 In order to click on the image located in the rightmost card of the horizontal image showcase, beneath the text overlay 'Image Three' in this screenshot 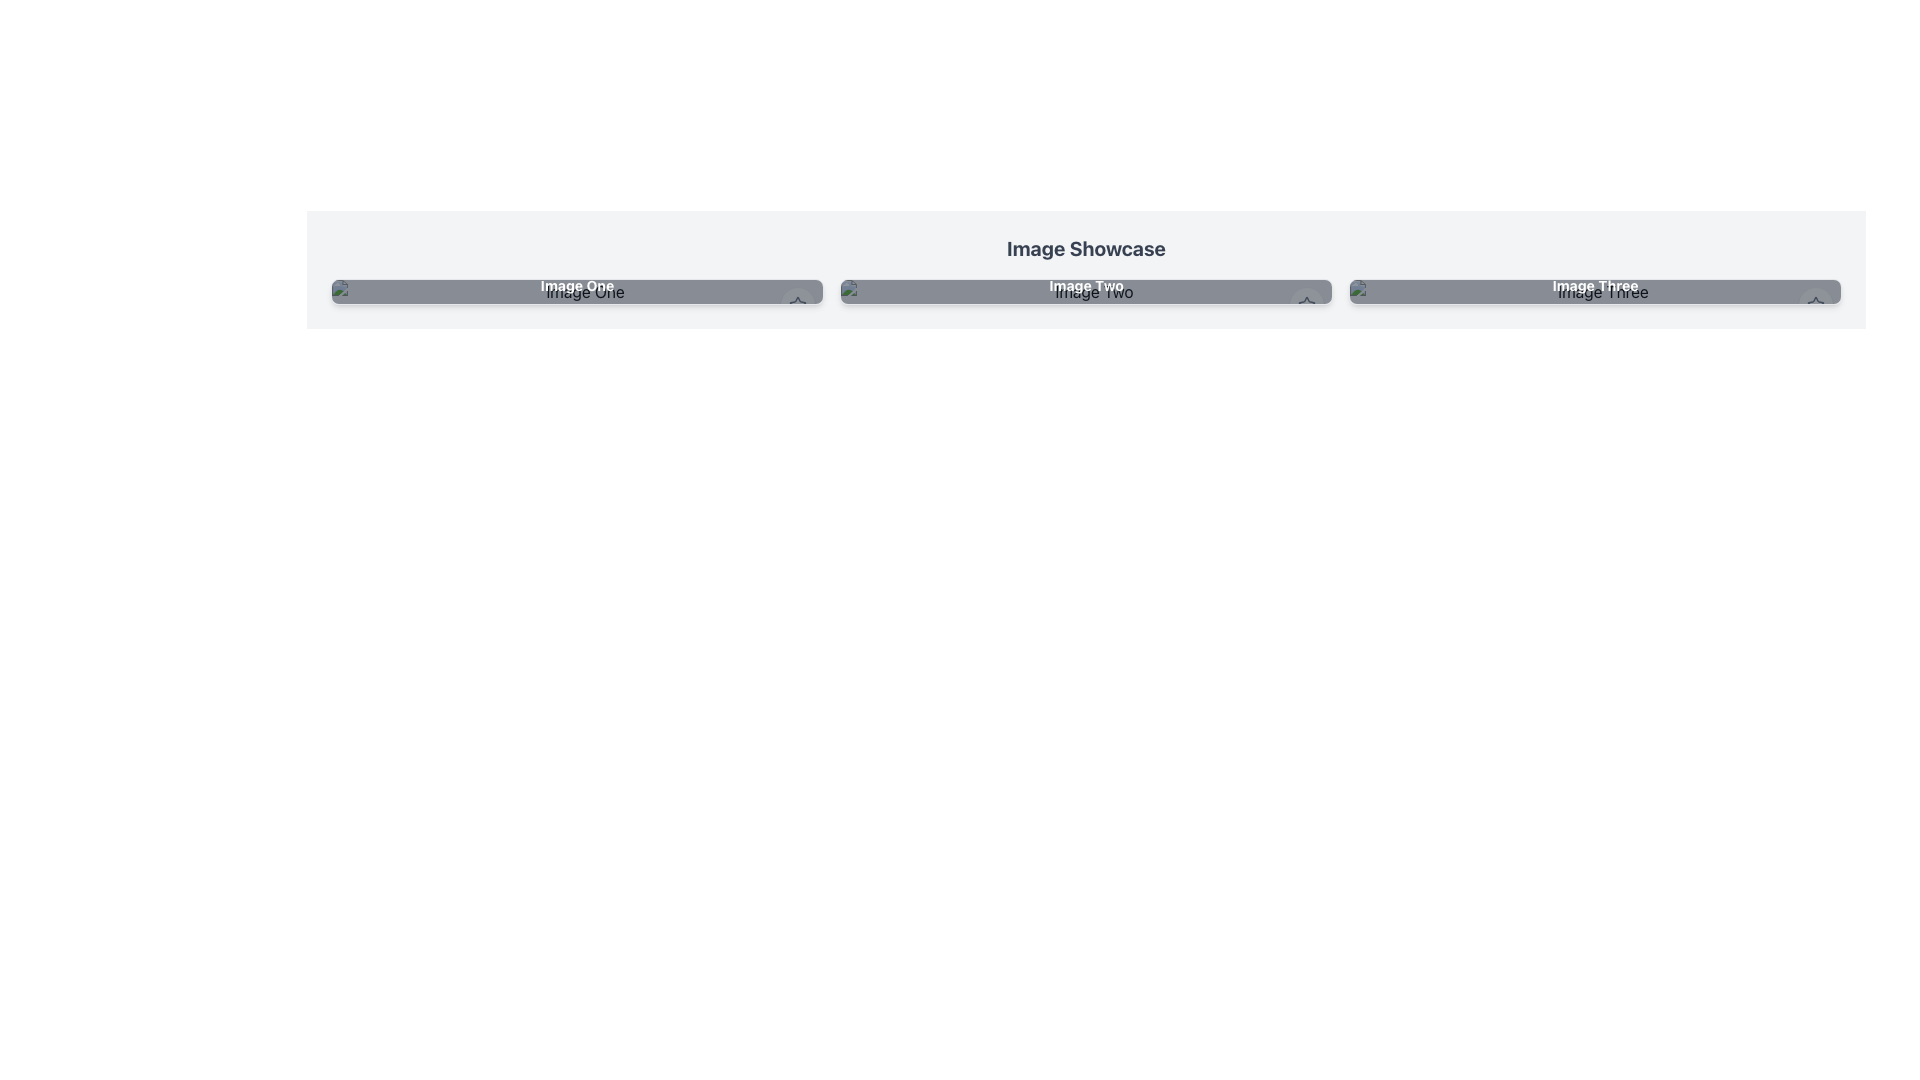, I will do `click(1594, 292)`.